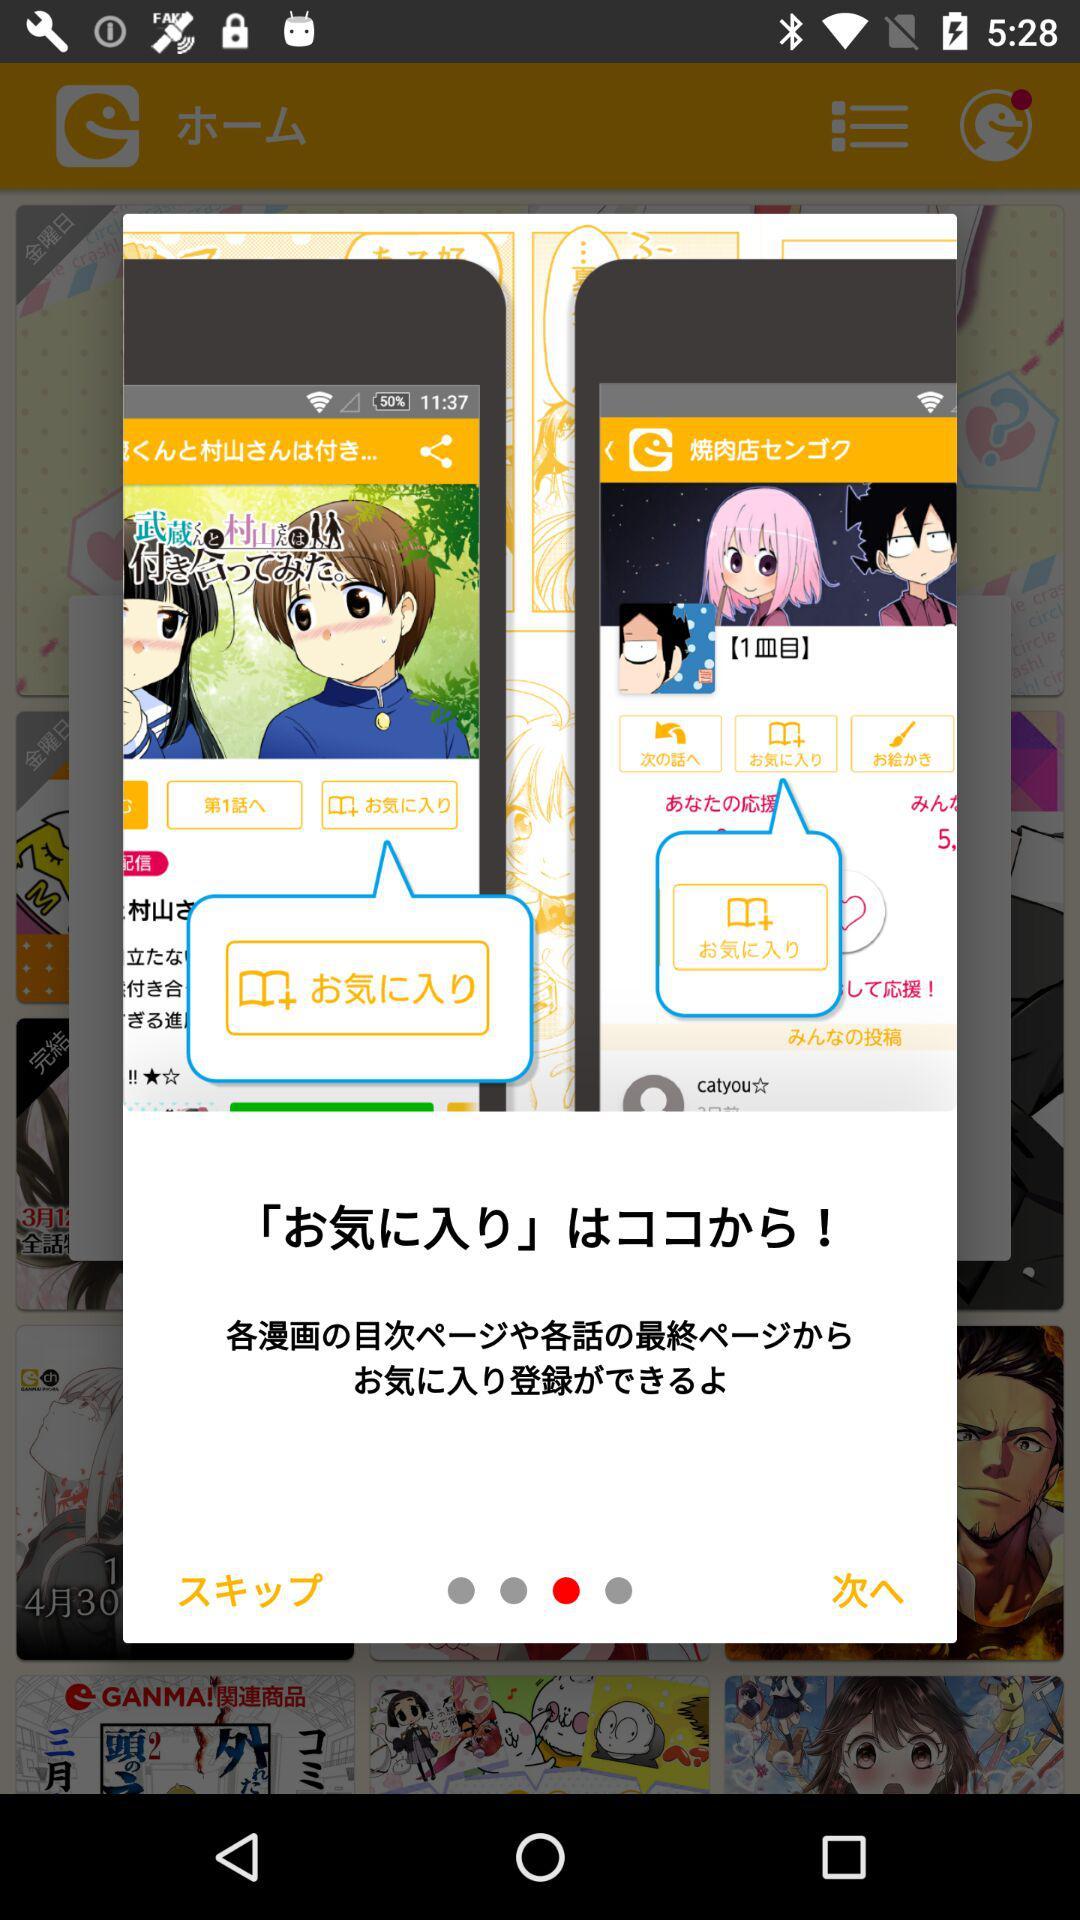 This screenshot has height=1920, width=1080. What do you see at coordinates (512, 1589) in the screenshot?
I see `choose page` at bounding box center [512, 1589].